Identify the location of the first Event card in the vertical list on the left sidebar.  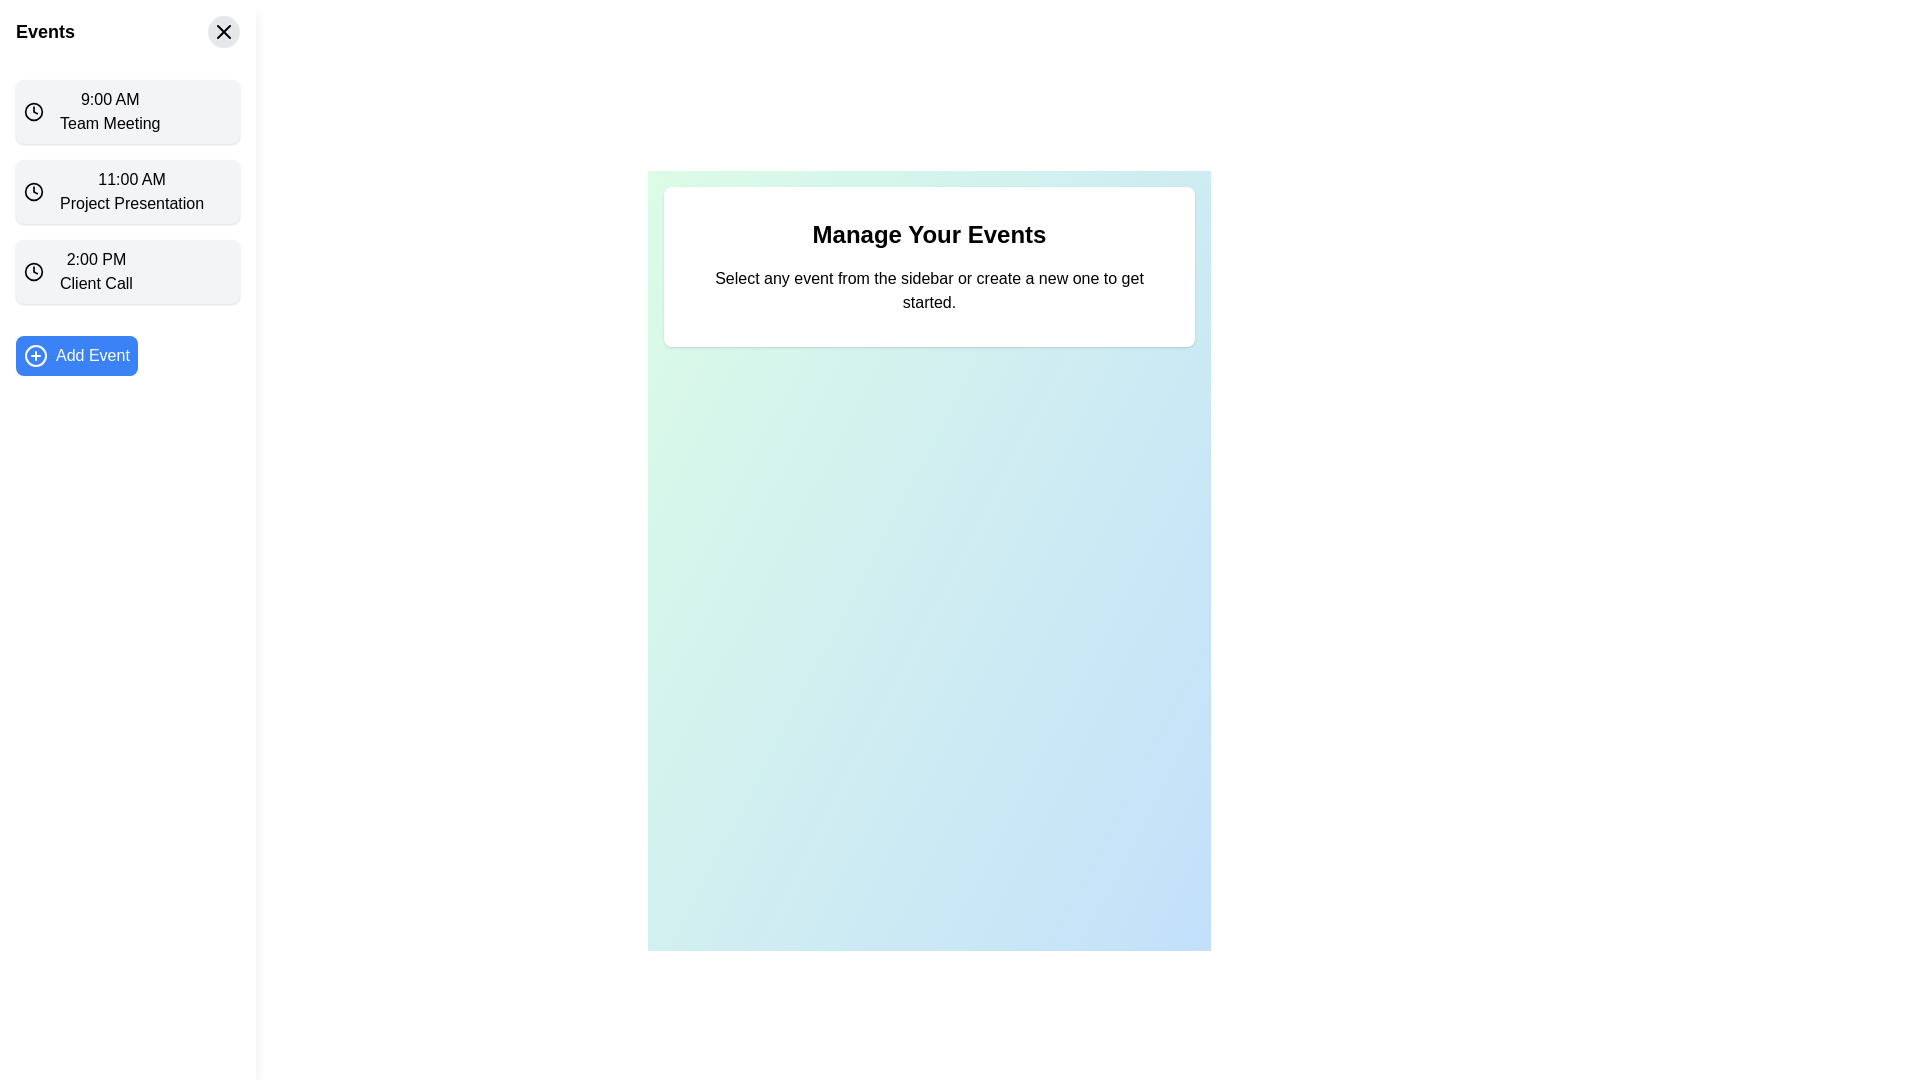
(127, 111).